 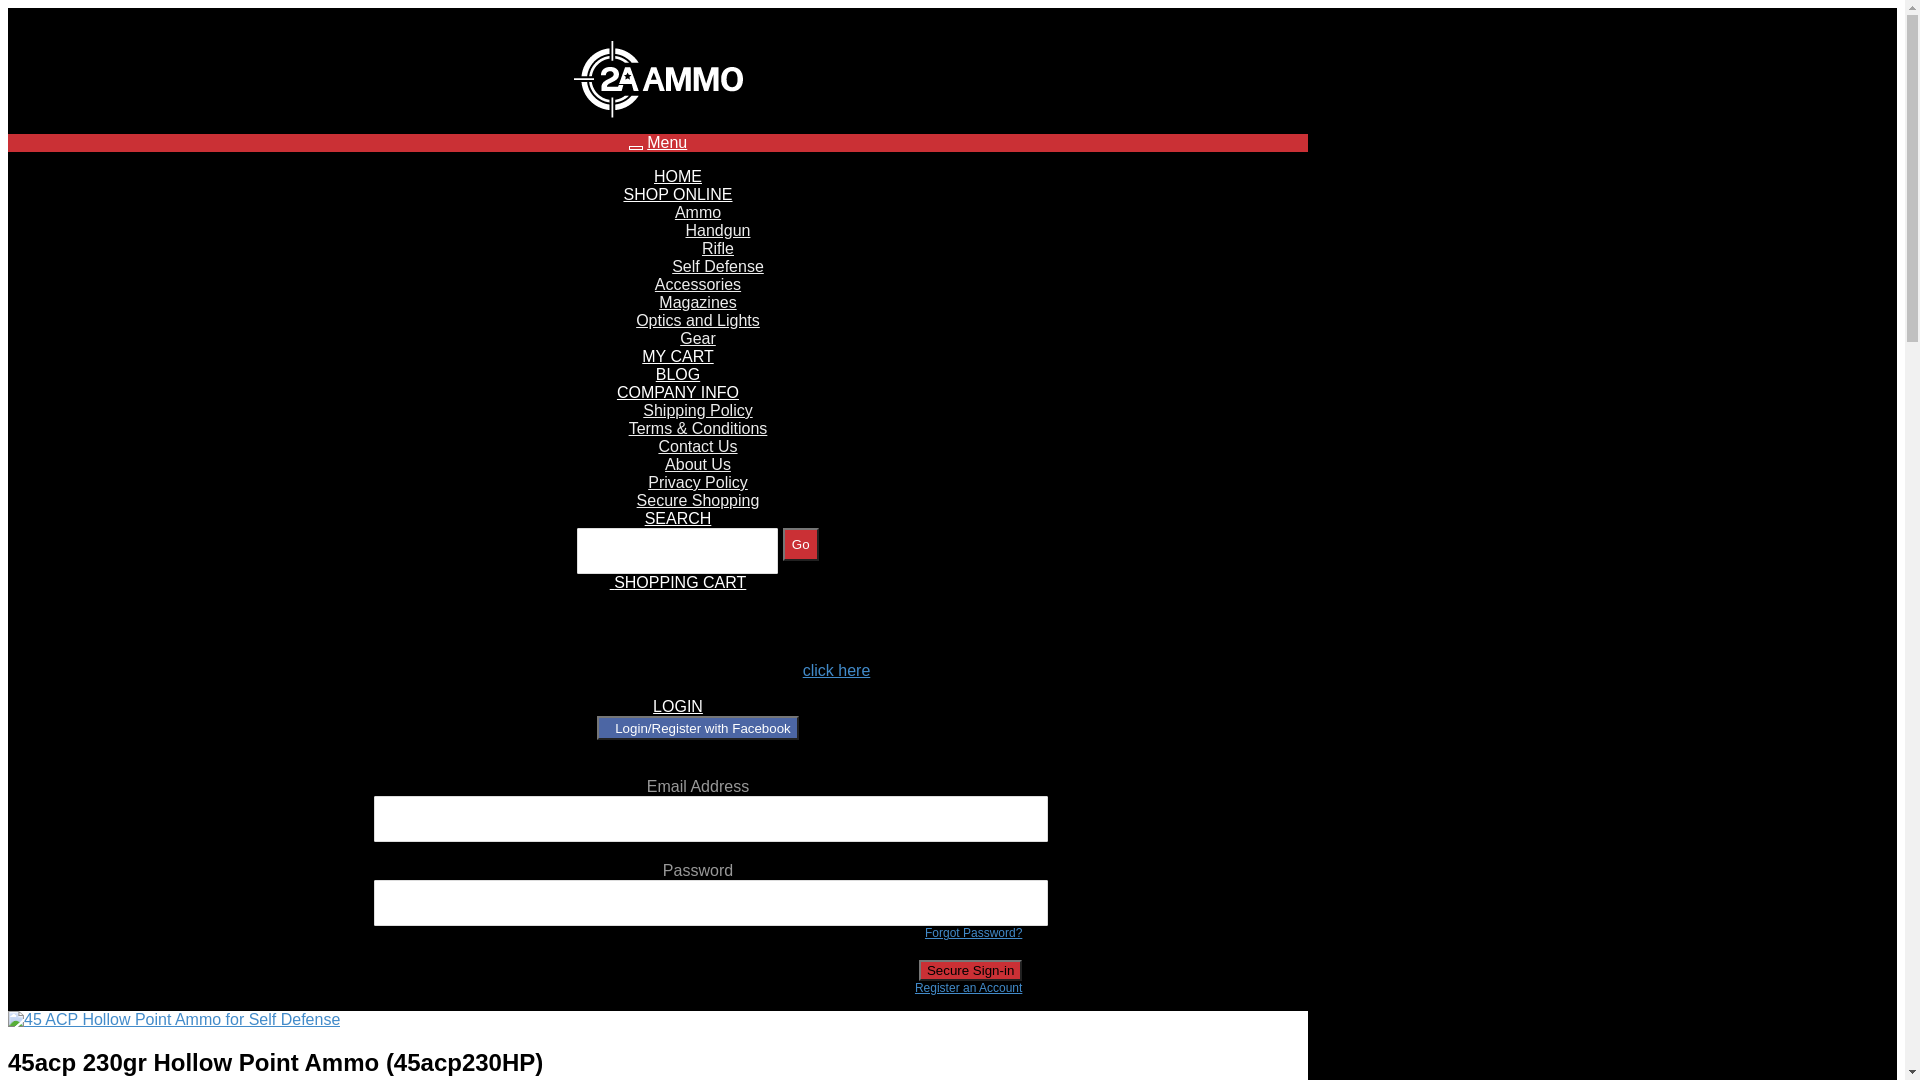 What do you see at coordinates (697, 319) in the screenshot?
I see `'Optics and Lights'` at bounding box center [697, 319].